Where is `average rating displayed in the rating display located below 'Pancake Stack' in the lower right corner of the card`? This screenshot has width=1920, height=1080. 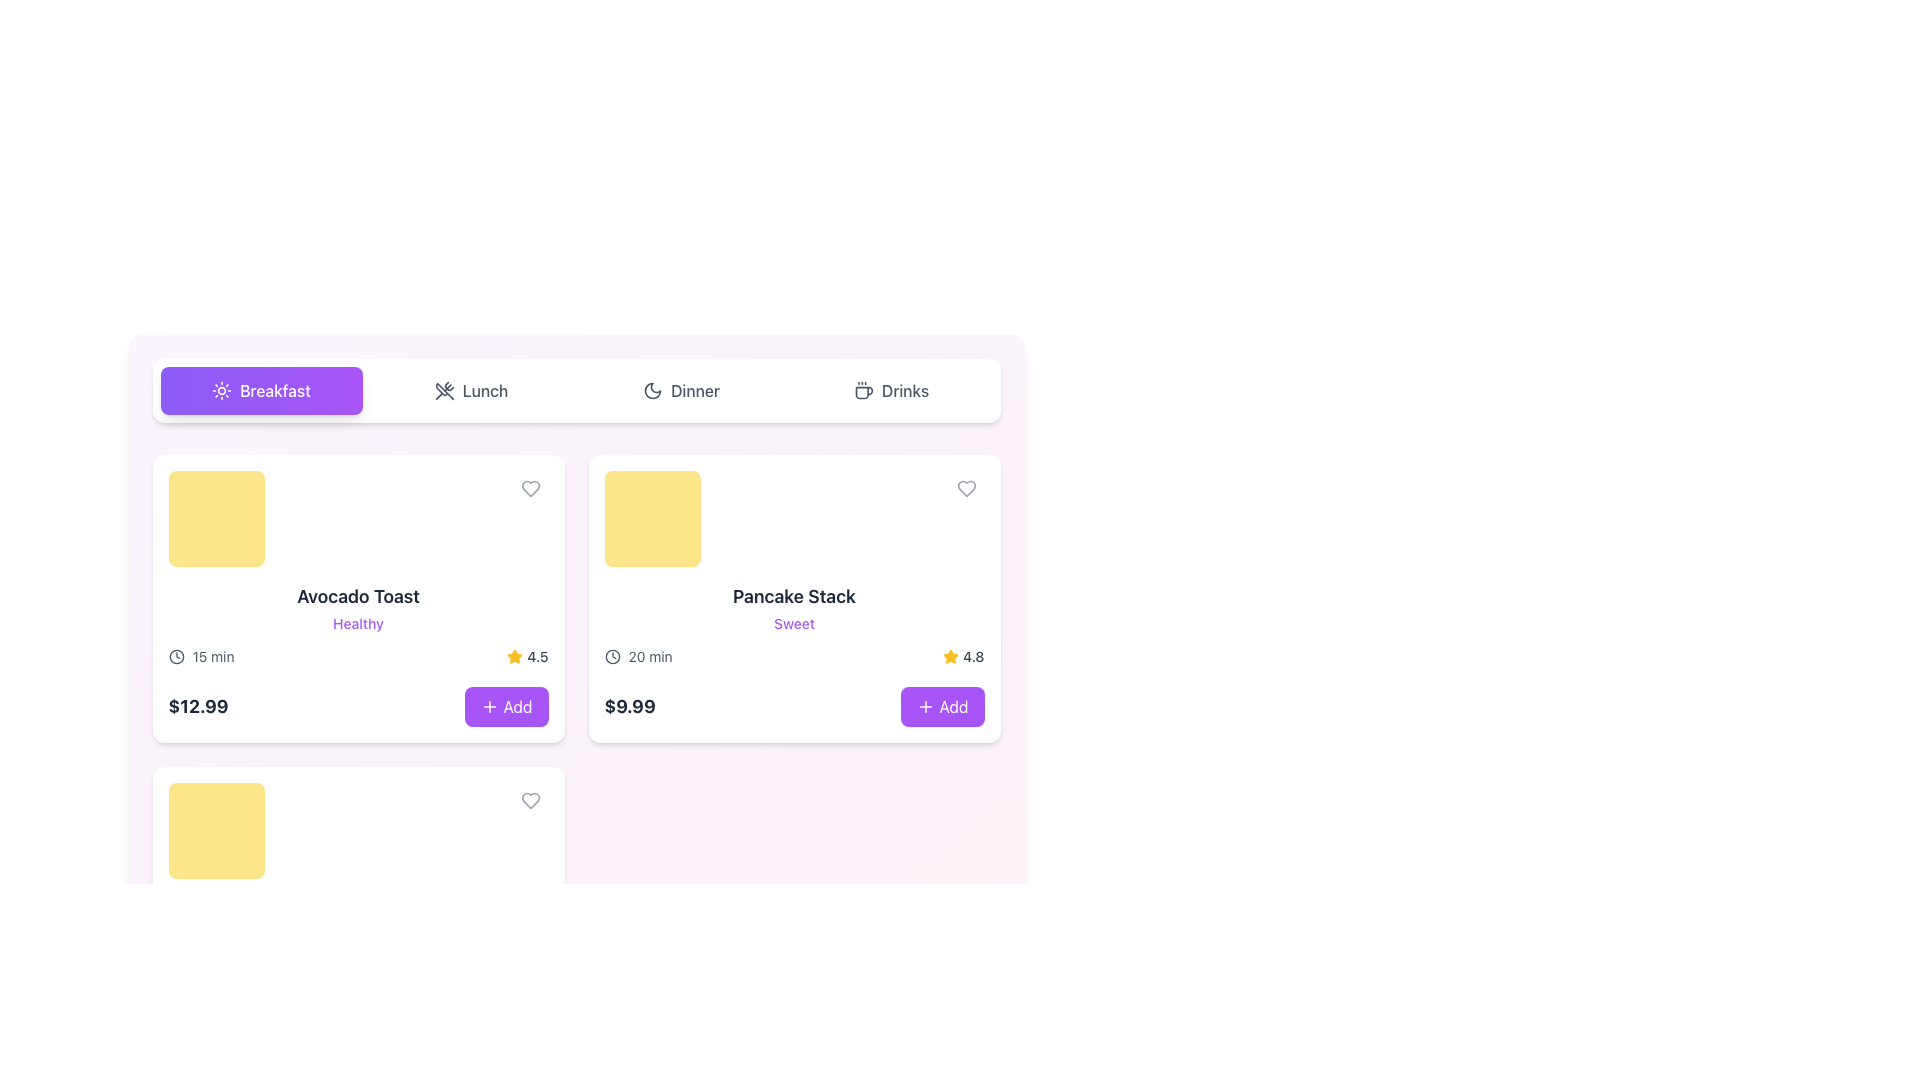
average rating displayed in the rating display located below 'Pancake Stack' in the lower right corner of the card is located at coordinates (963, 656).